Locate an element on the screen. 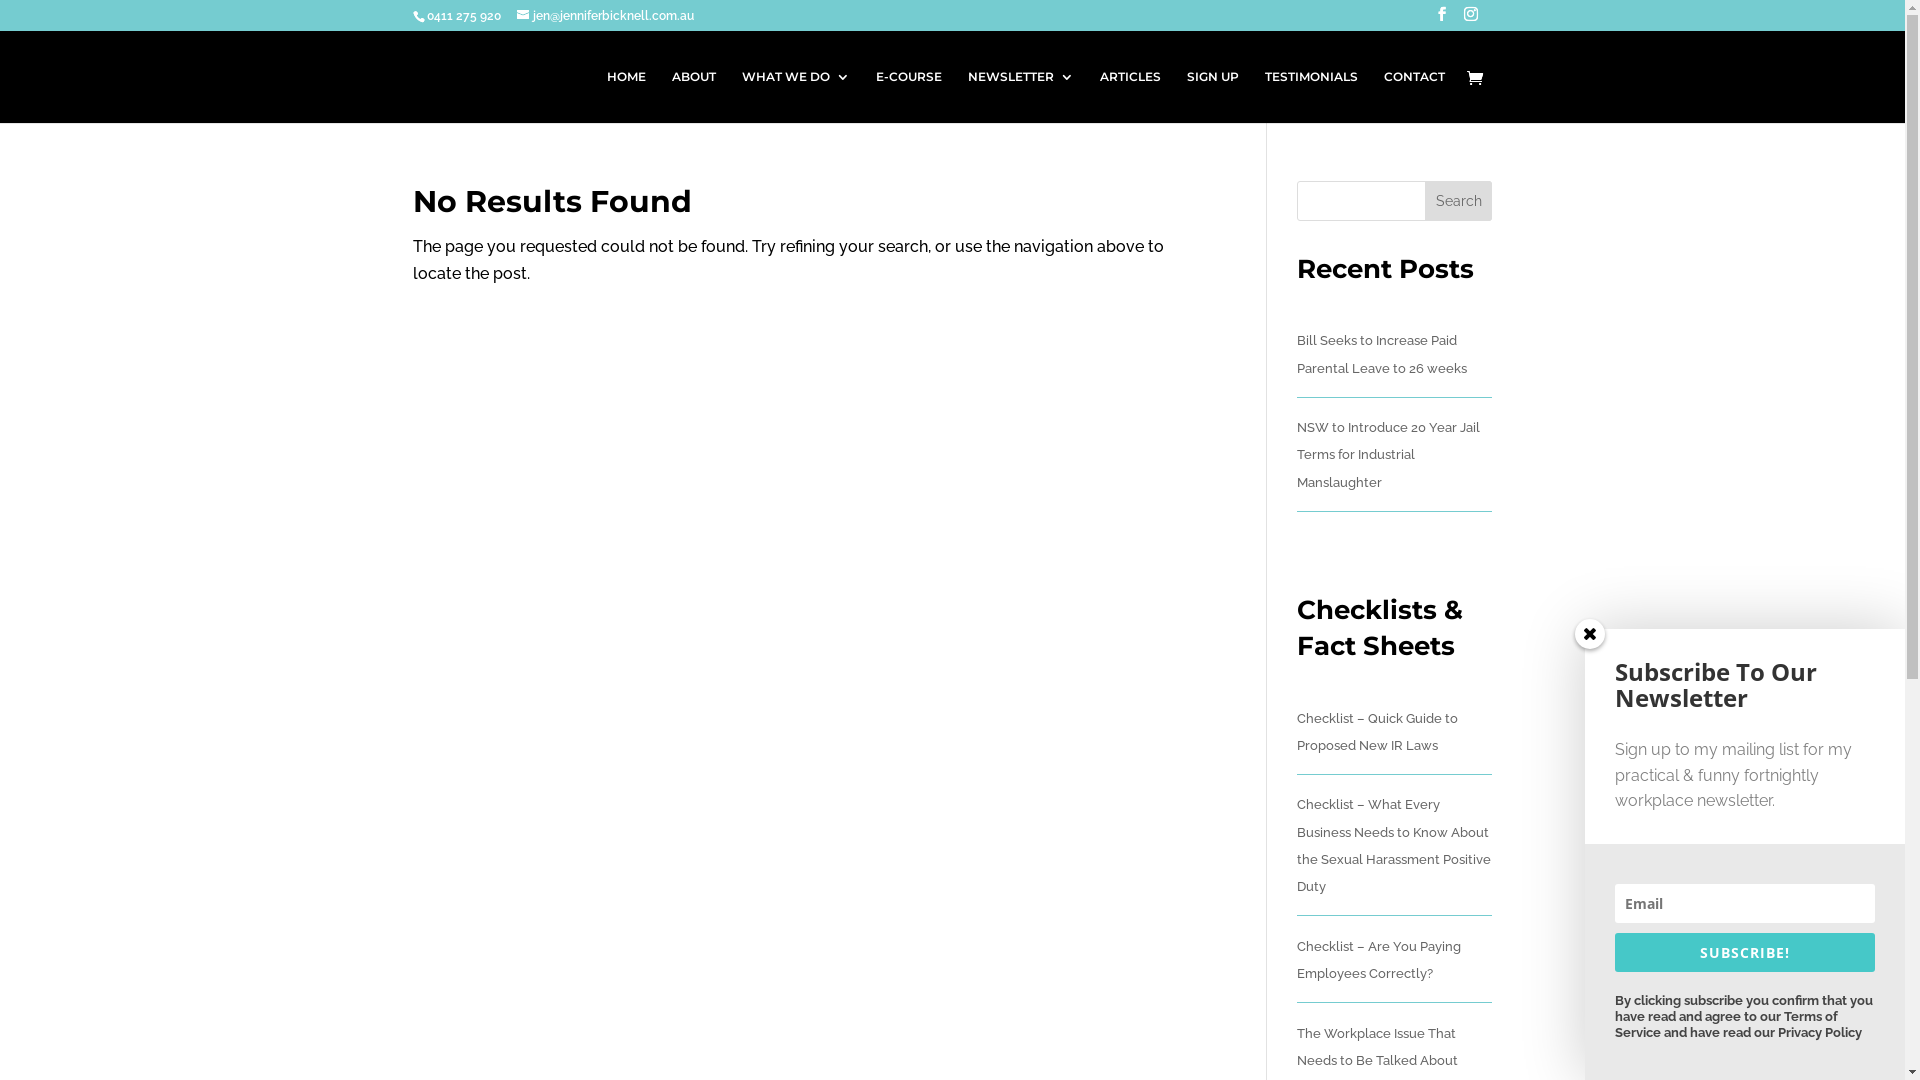 The height and width of the screenshot is (1080, 1920). 'SUBSCRIBE!' is located at coordinates (1744, 951).